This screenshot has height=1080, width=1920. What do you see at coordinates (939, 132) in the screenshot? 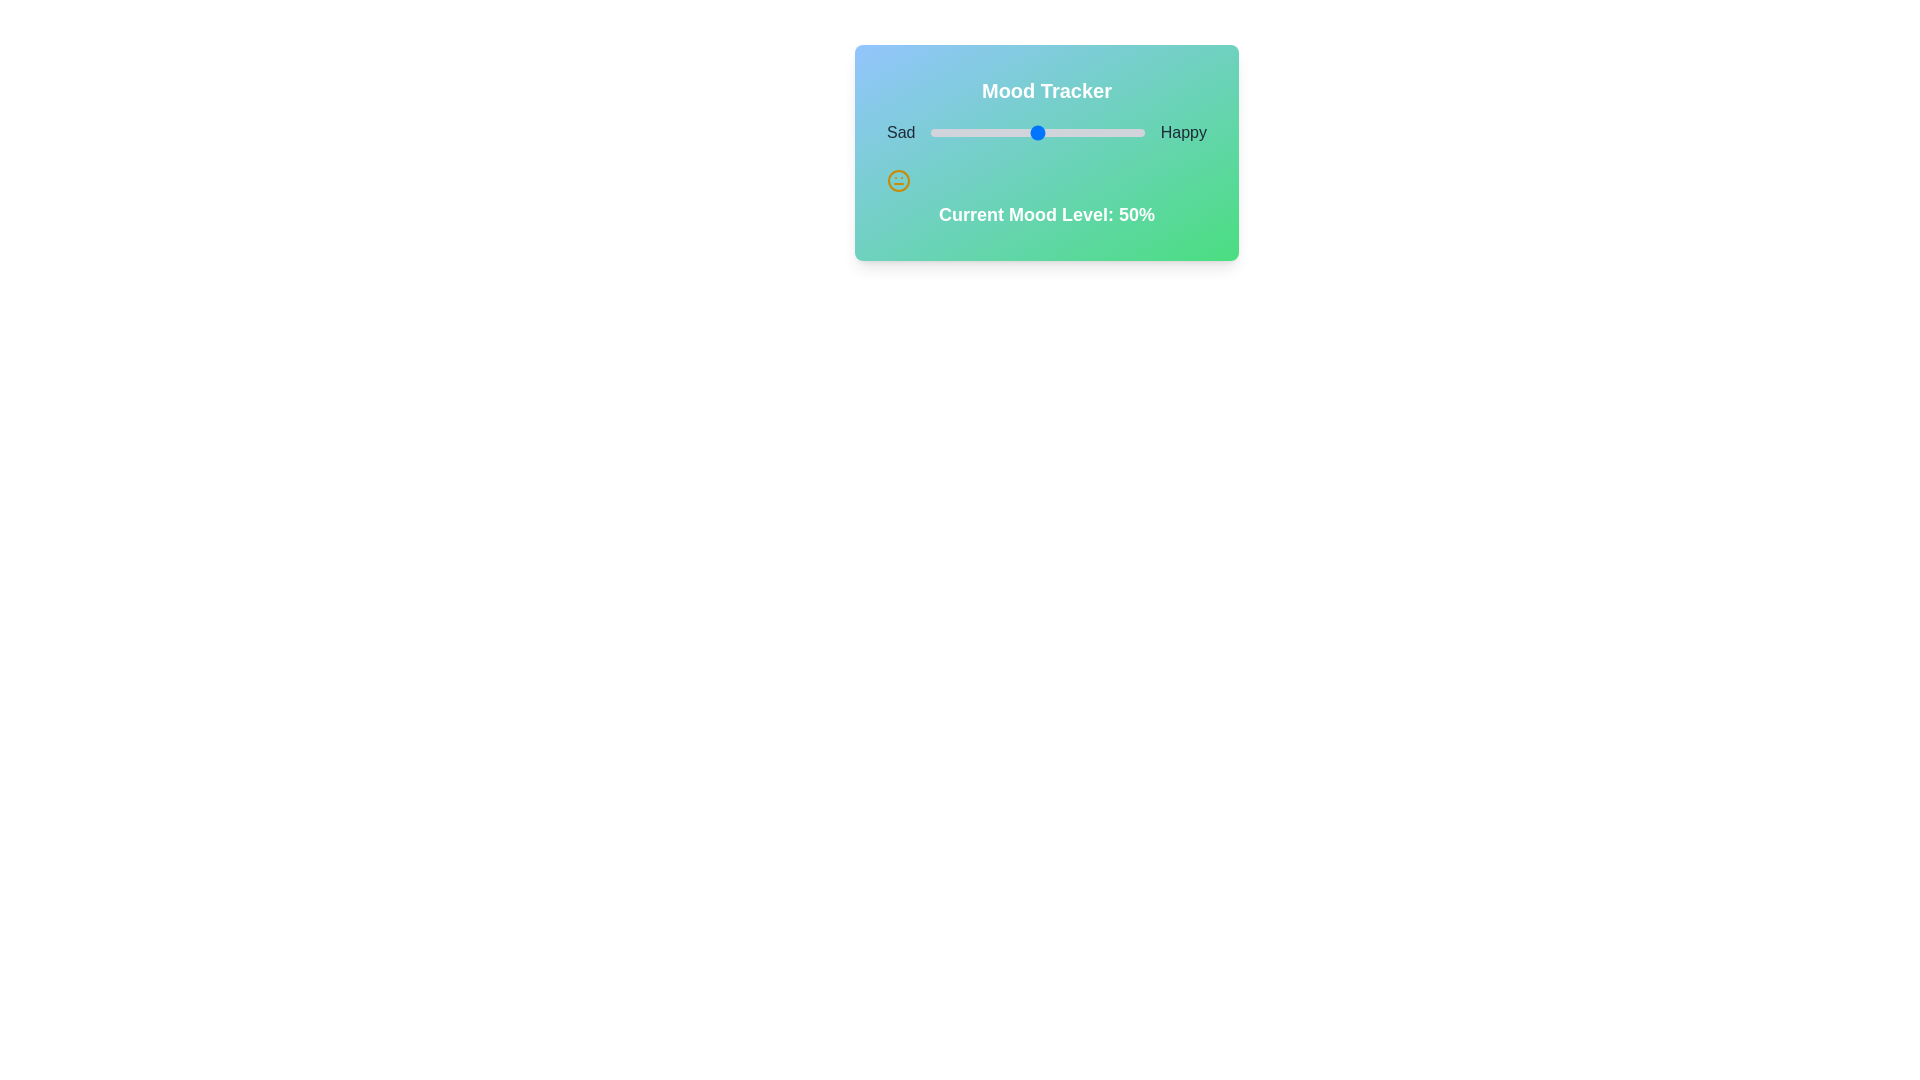
I see `the mood slider to set the mood value to 4` at bounding box center [939, 132].